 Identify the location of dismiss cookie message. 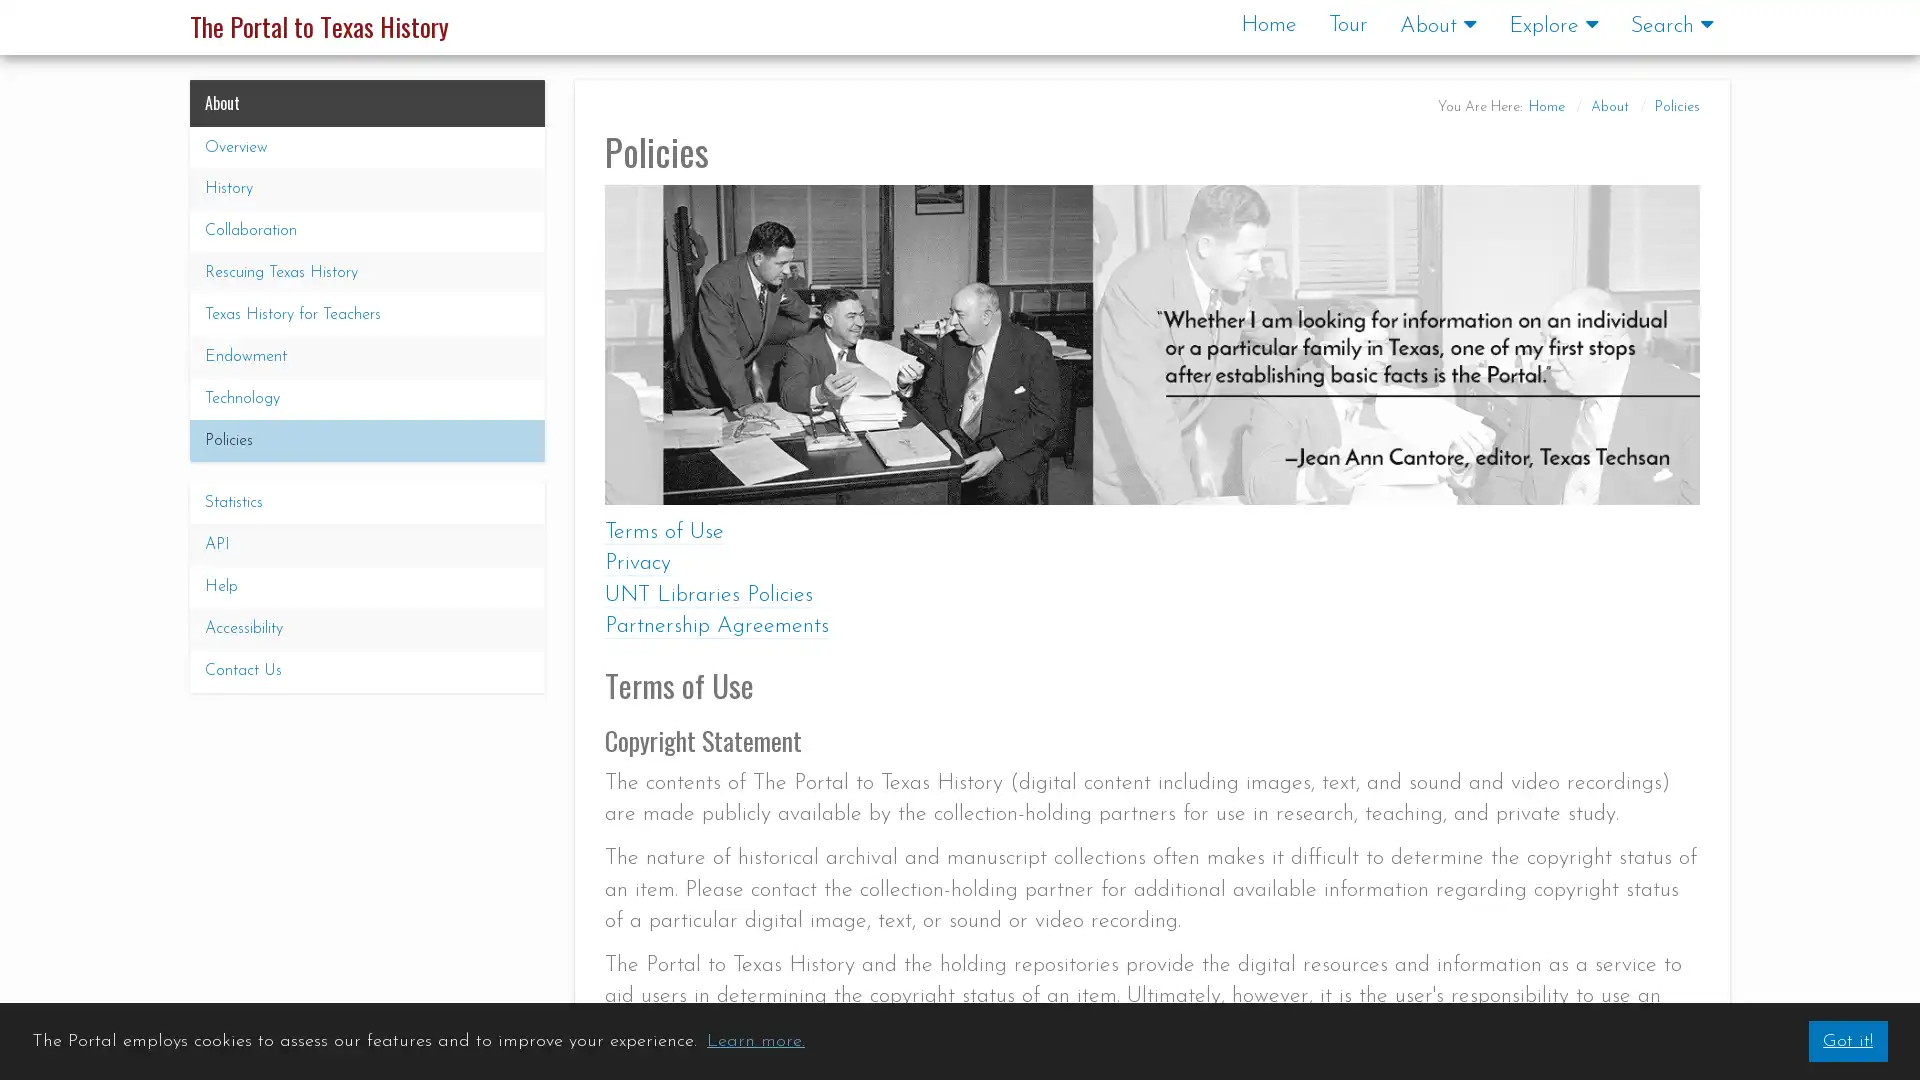
(1846, 1040).